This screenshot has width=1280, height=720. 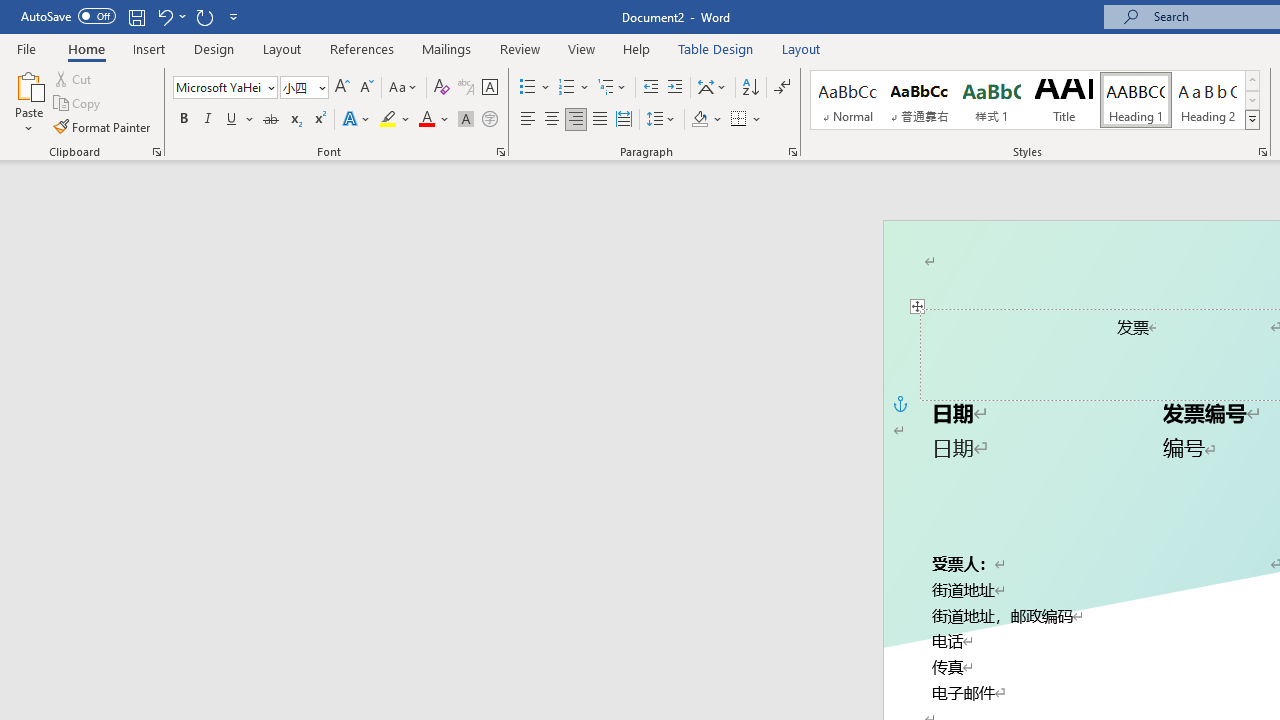 I want to click on 'Clear Formatting', so click(x=441, y=86).